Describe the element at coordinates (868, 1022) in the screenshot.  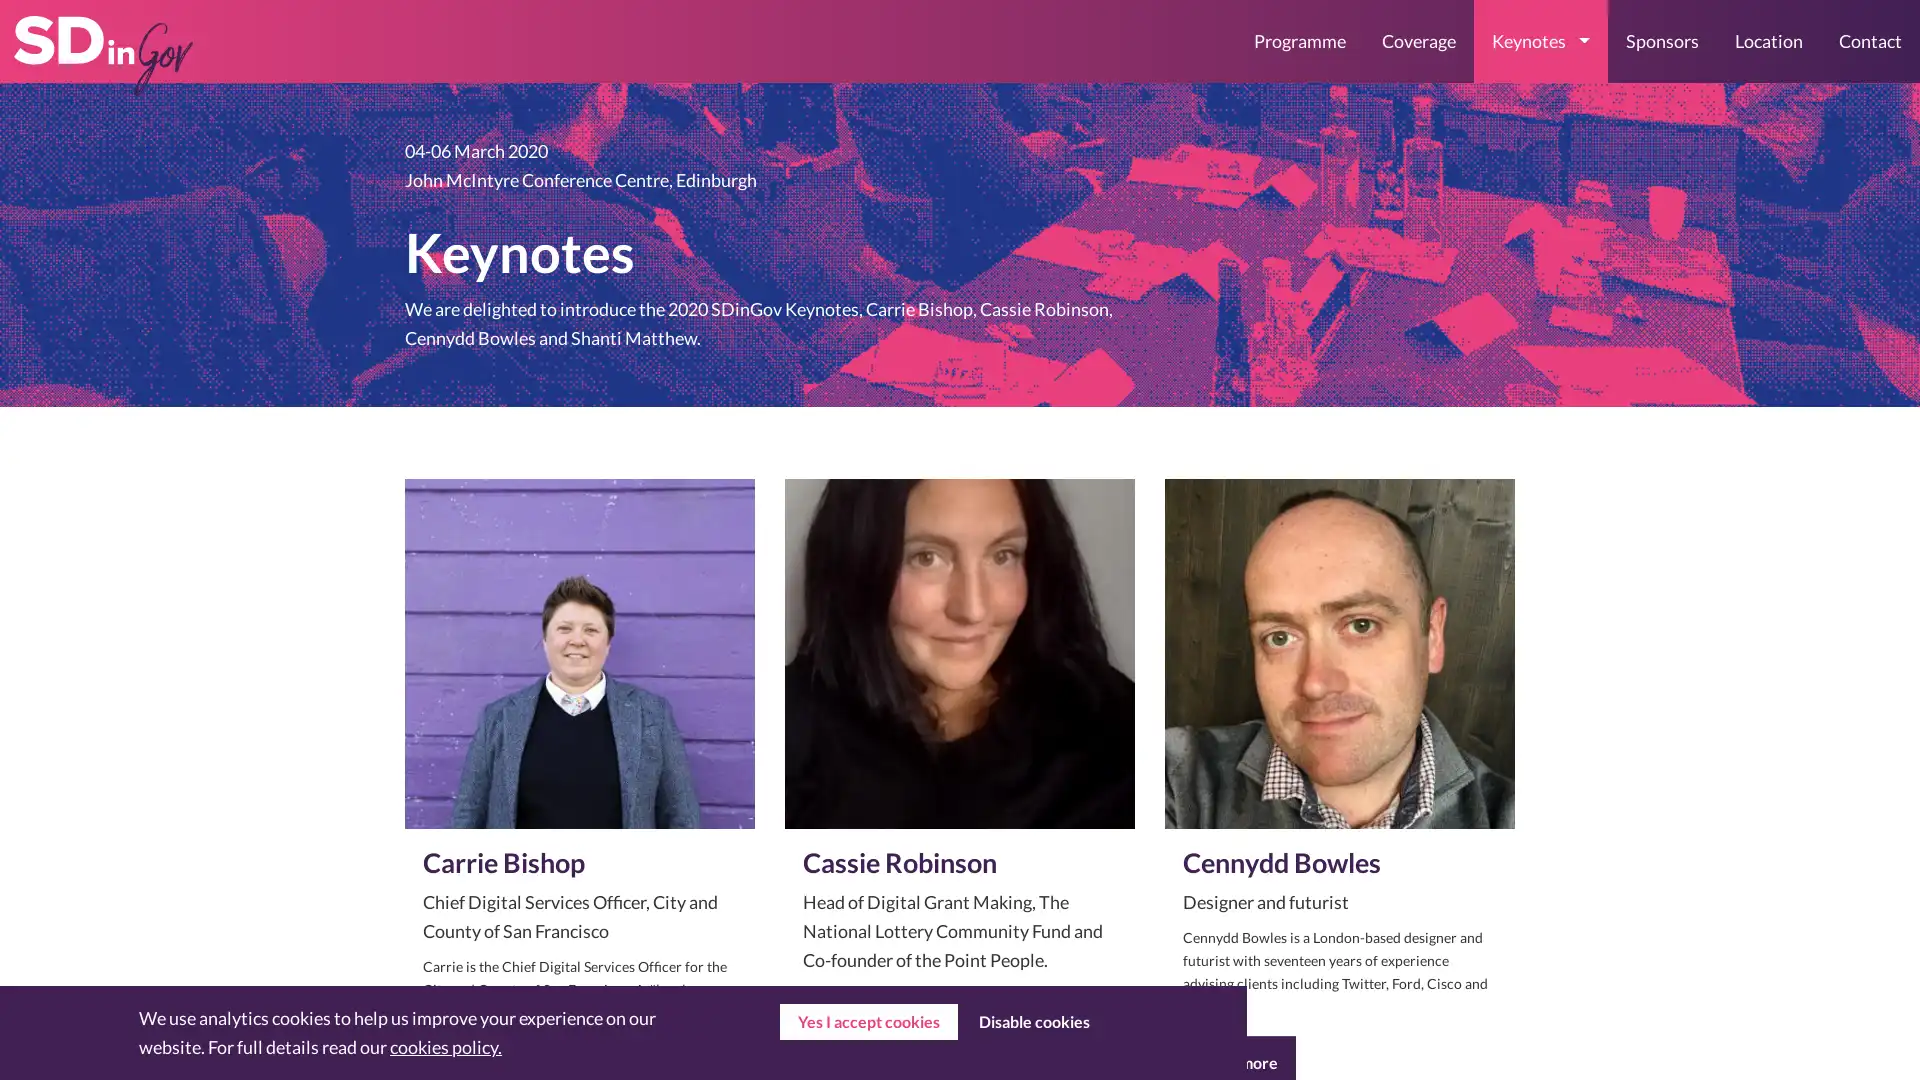
I see `Yes I accept cookies` at that location.